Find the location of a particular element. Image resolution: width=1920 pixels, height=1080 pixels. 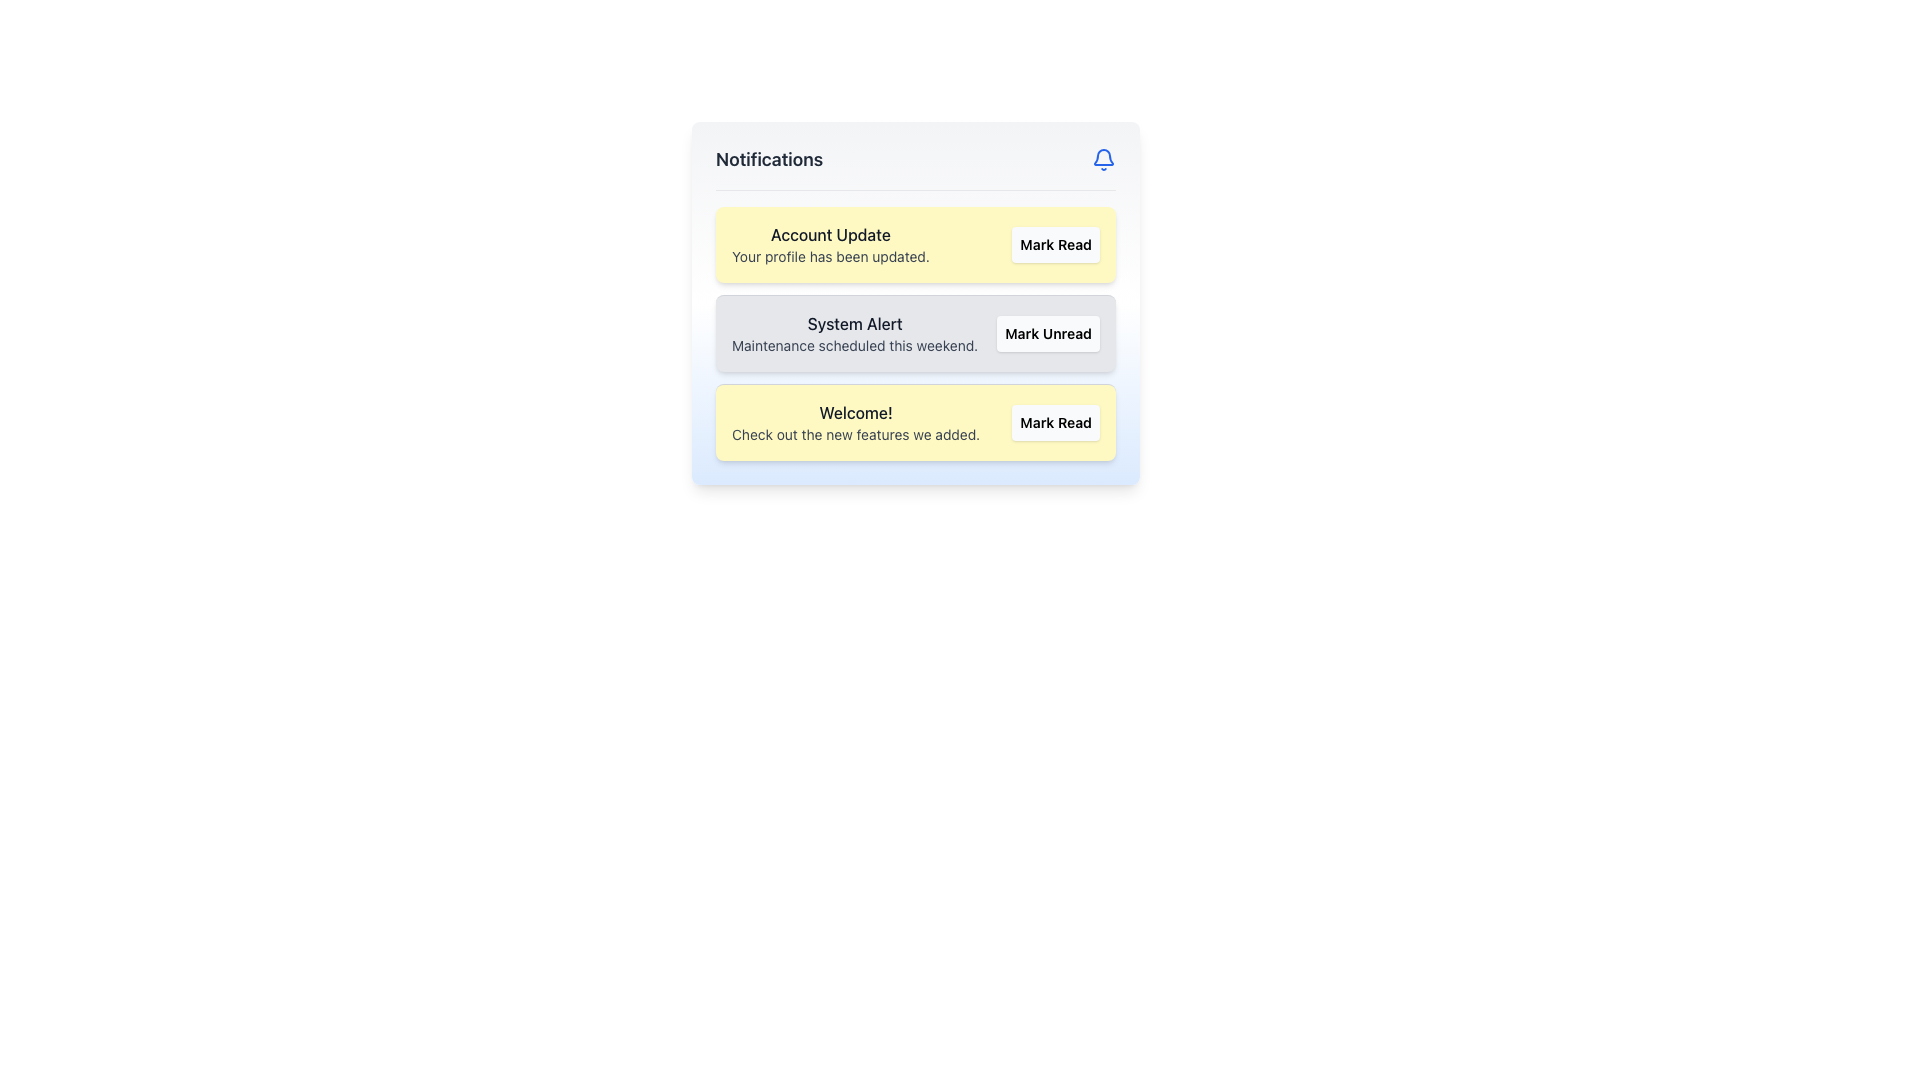

the button on the right side of the notification item titled 'Account Update' to mark the notification as read is located at coordinates (1055, 244).